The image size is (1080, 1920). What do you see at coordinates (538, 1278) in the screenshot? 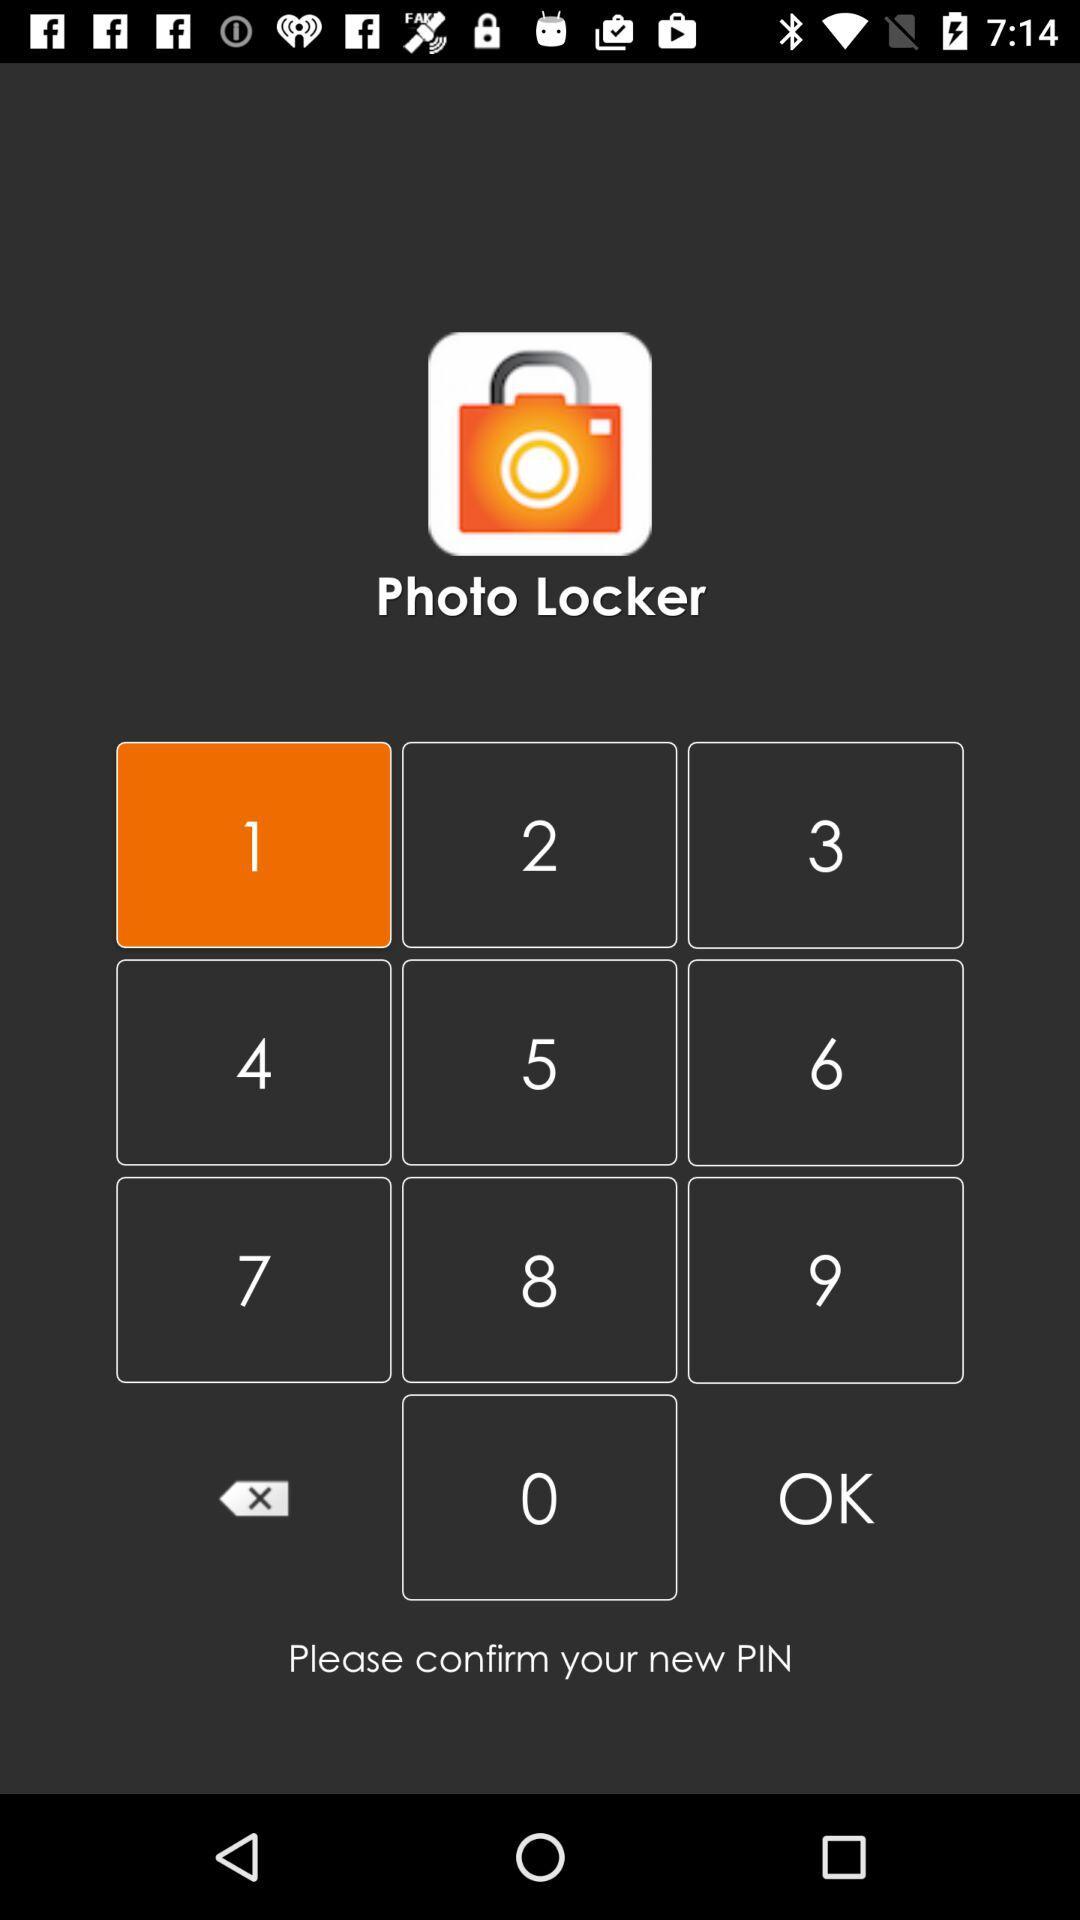
I see `icon to the right of the 4 item` at bounding box center [538, 1278].